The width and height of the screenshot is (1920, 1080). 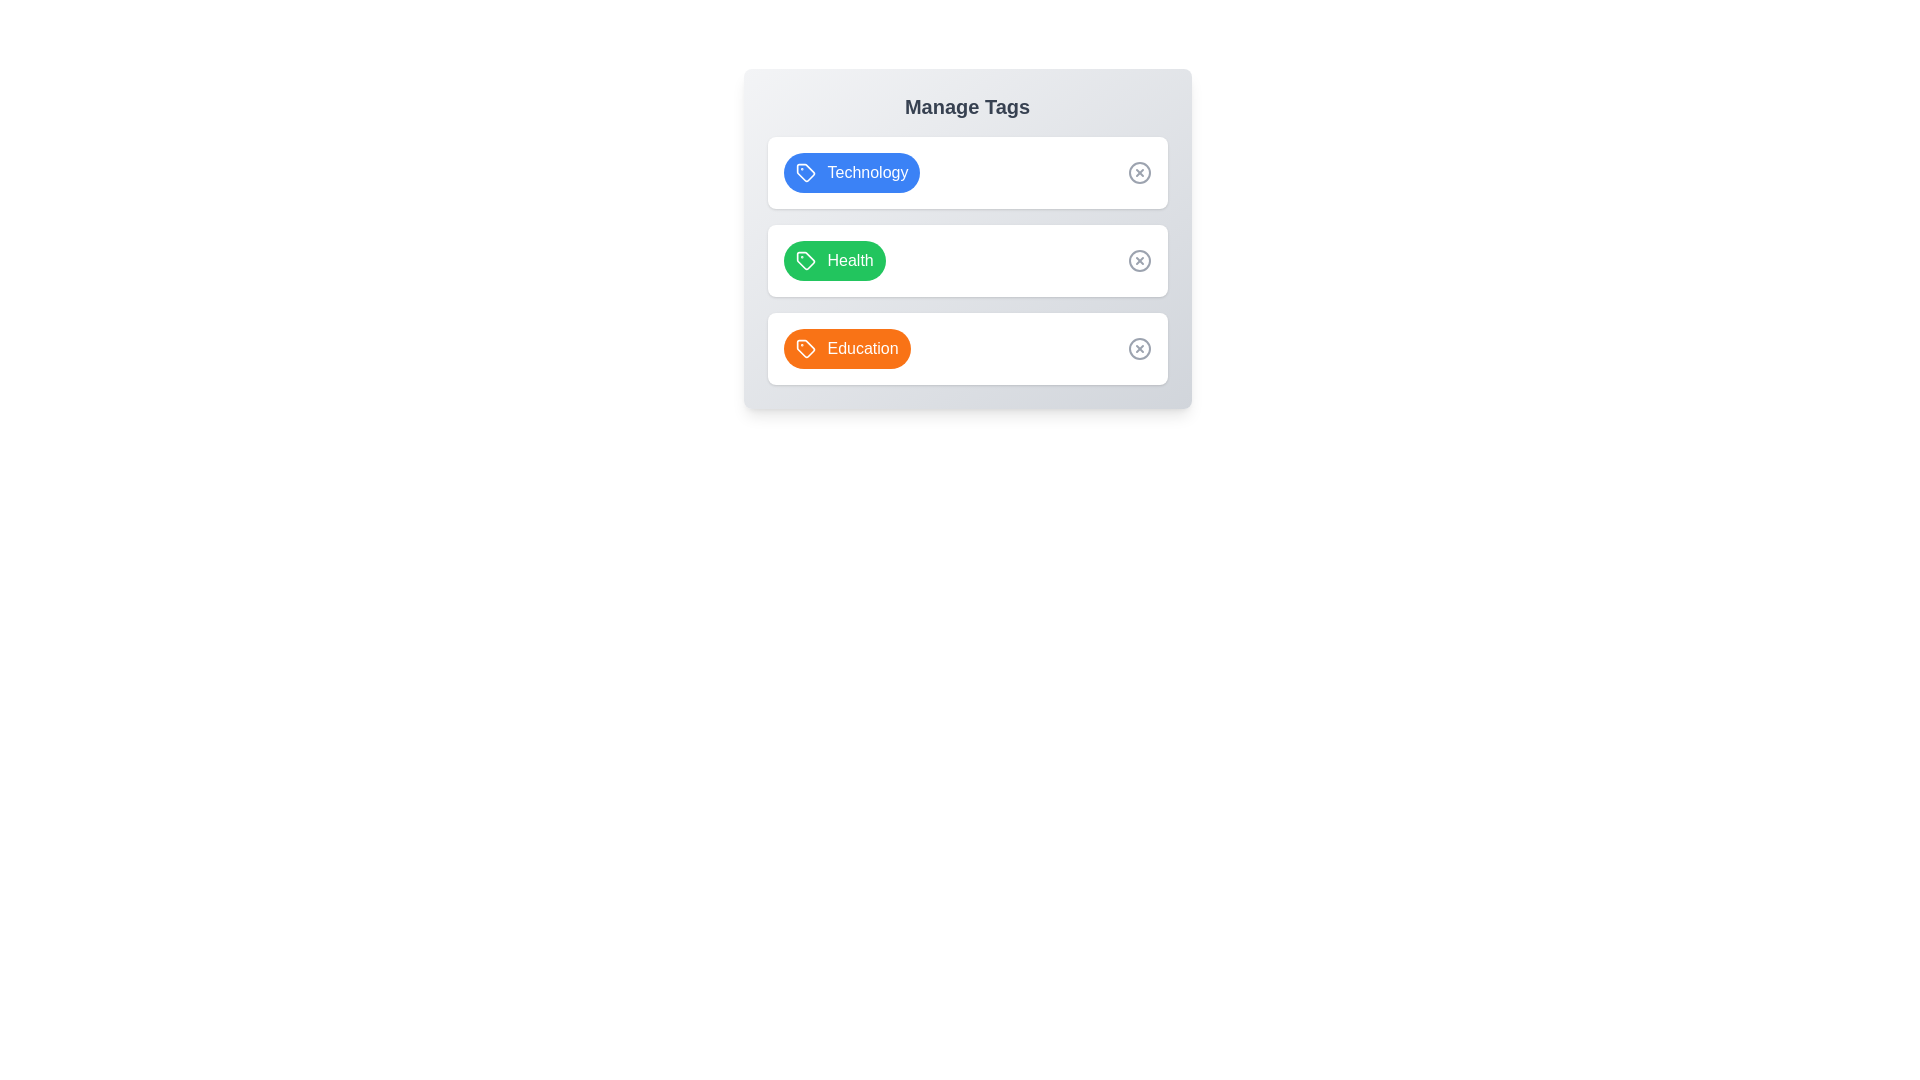 What do you see at coordinates (1139, 260) in the screenshot?
I see `close button for the tag labeled Health` at bounding box center [1139, 260].